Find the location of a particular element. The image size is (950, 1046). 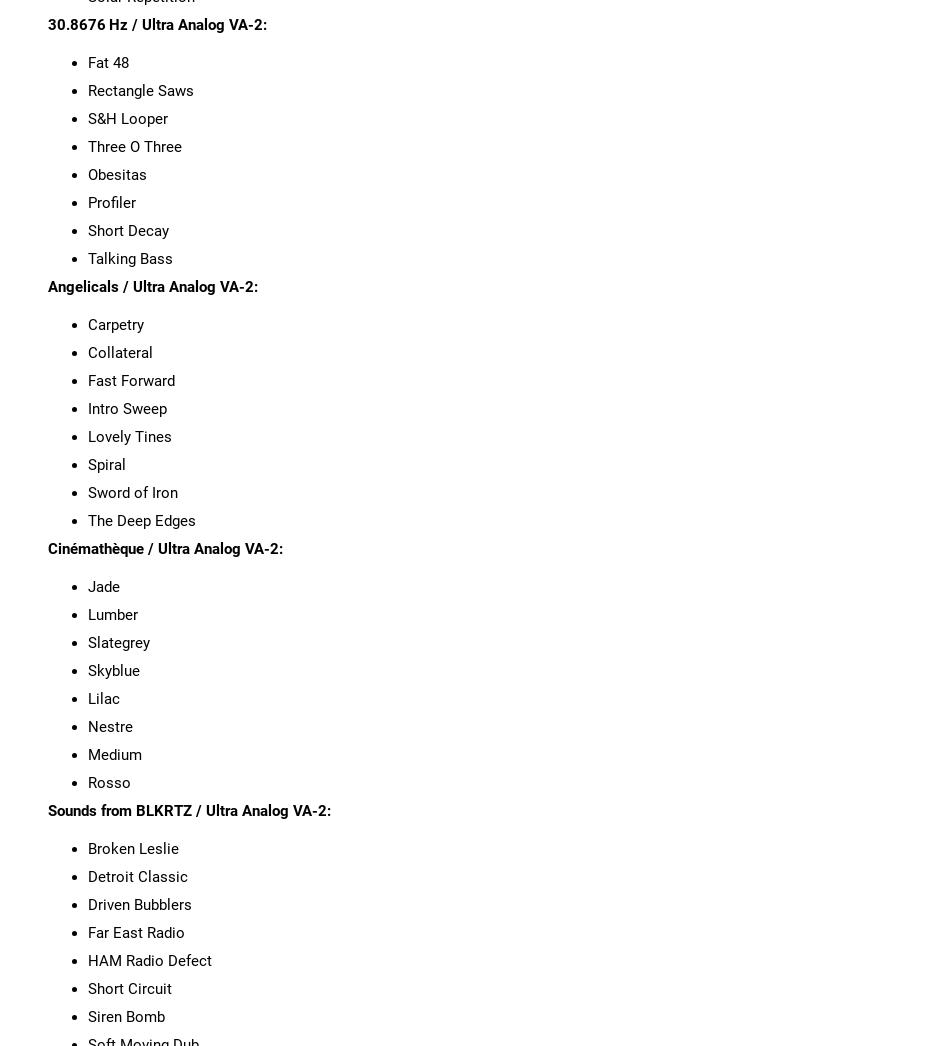

'Talking Bass' is located at coordinates (129, 257).